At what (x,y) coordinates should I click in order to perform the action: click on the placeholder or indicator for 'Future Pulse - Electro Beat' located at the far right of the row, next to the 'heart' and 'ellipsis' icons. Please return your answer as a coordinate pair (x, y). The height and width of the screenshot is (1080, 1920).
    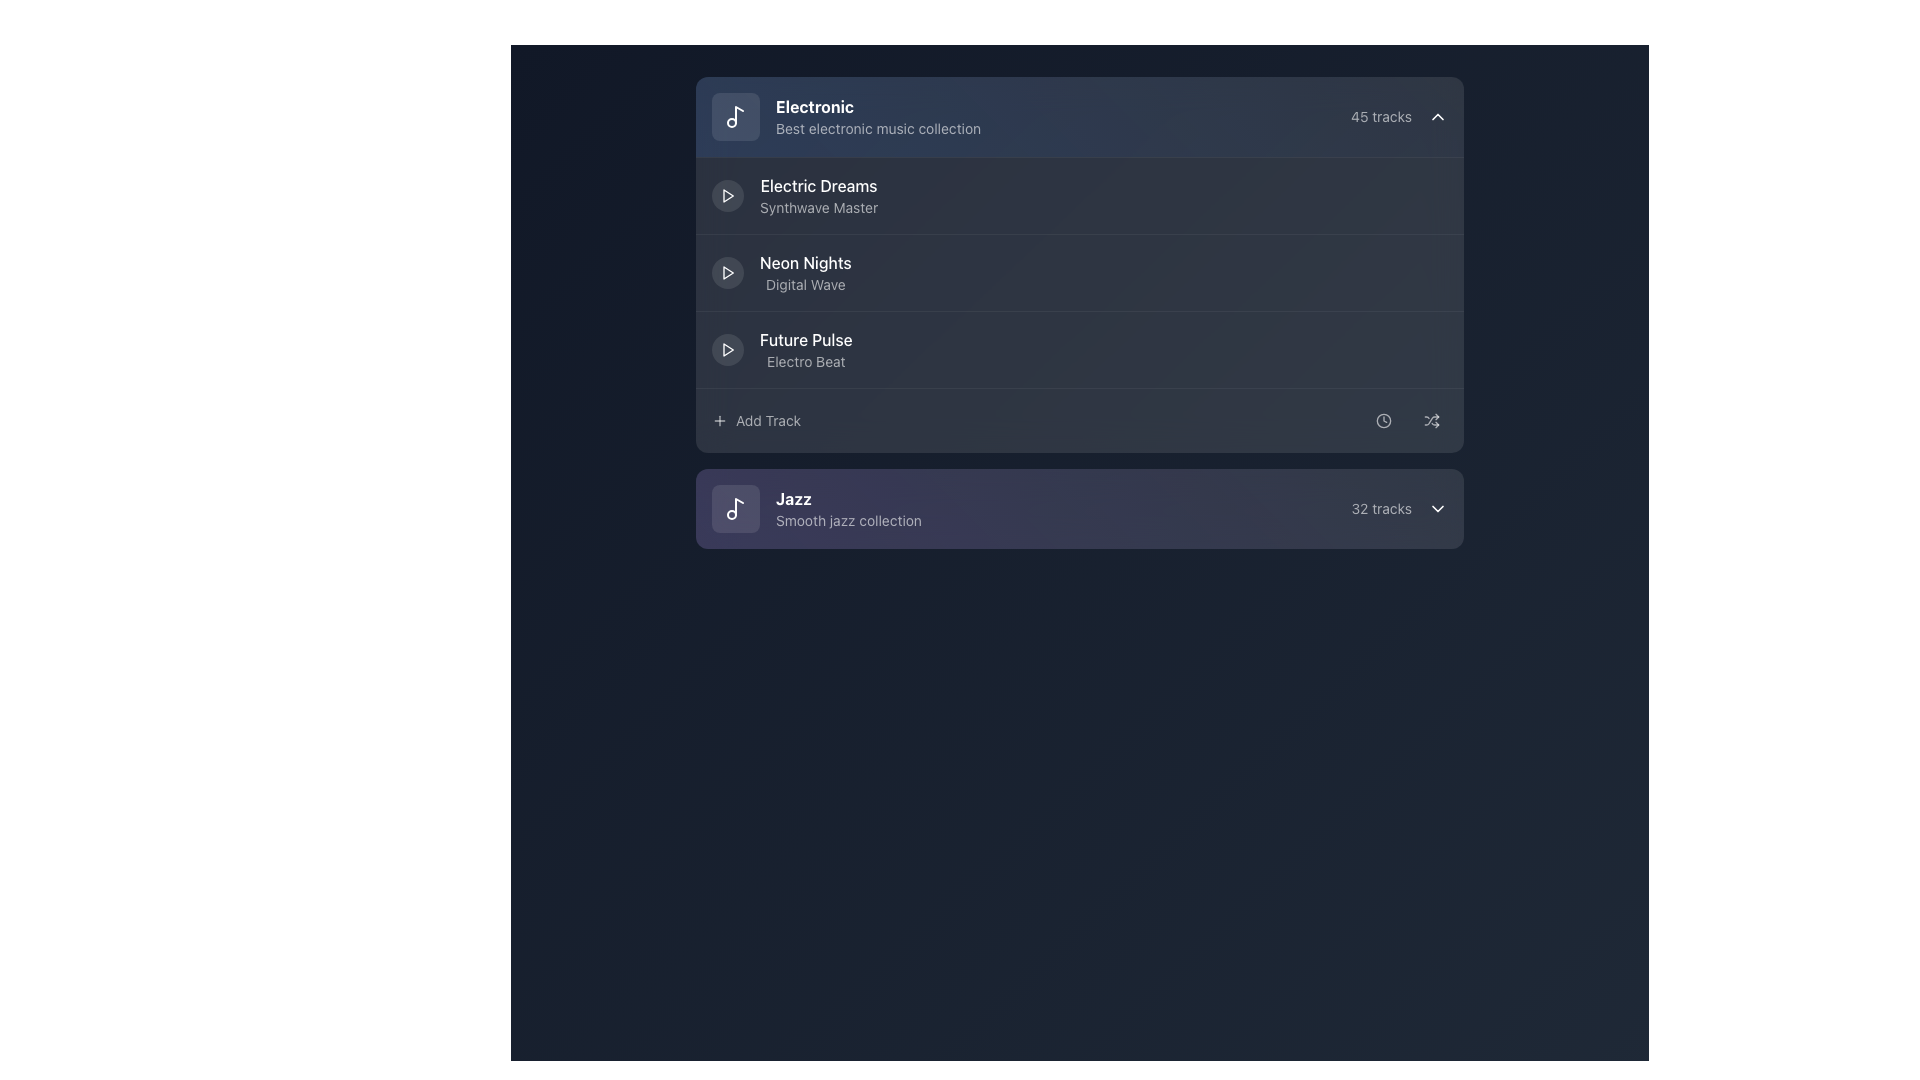
    Looking at the image, I should click on (1384, 349).